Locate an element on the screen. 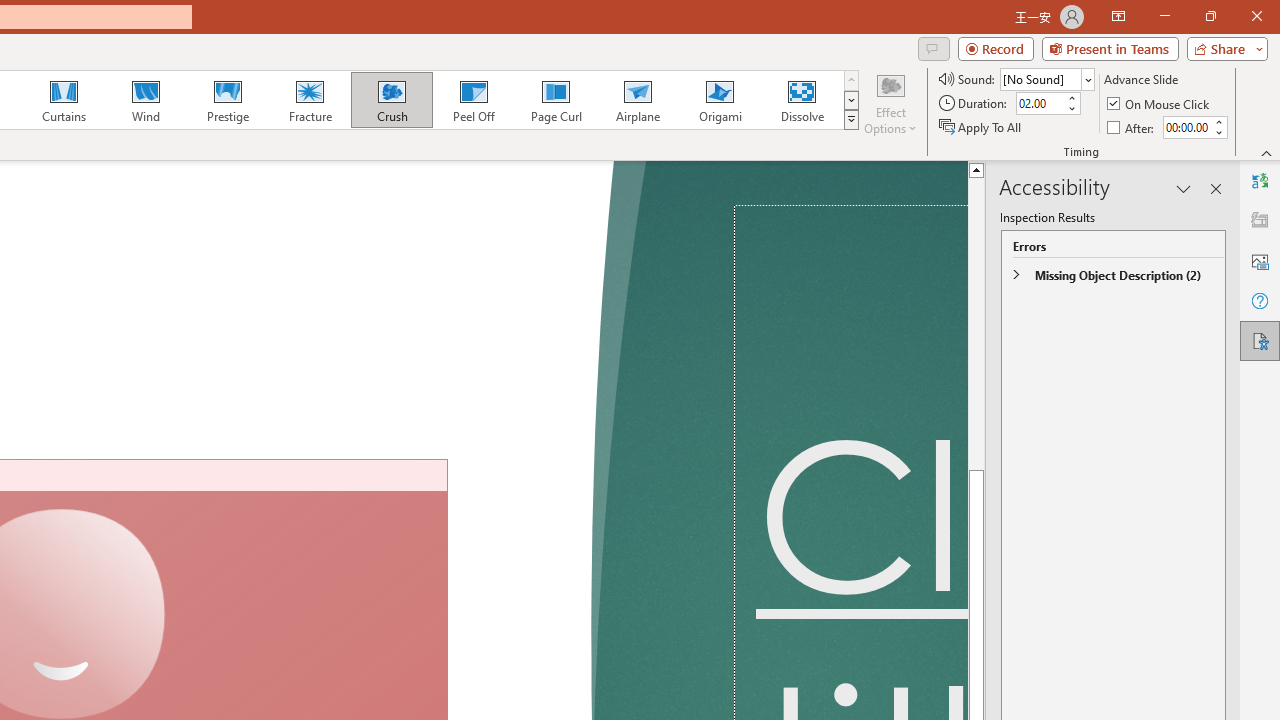  'Airplane' is located at coordinates (636, 100).